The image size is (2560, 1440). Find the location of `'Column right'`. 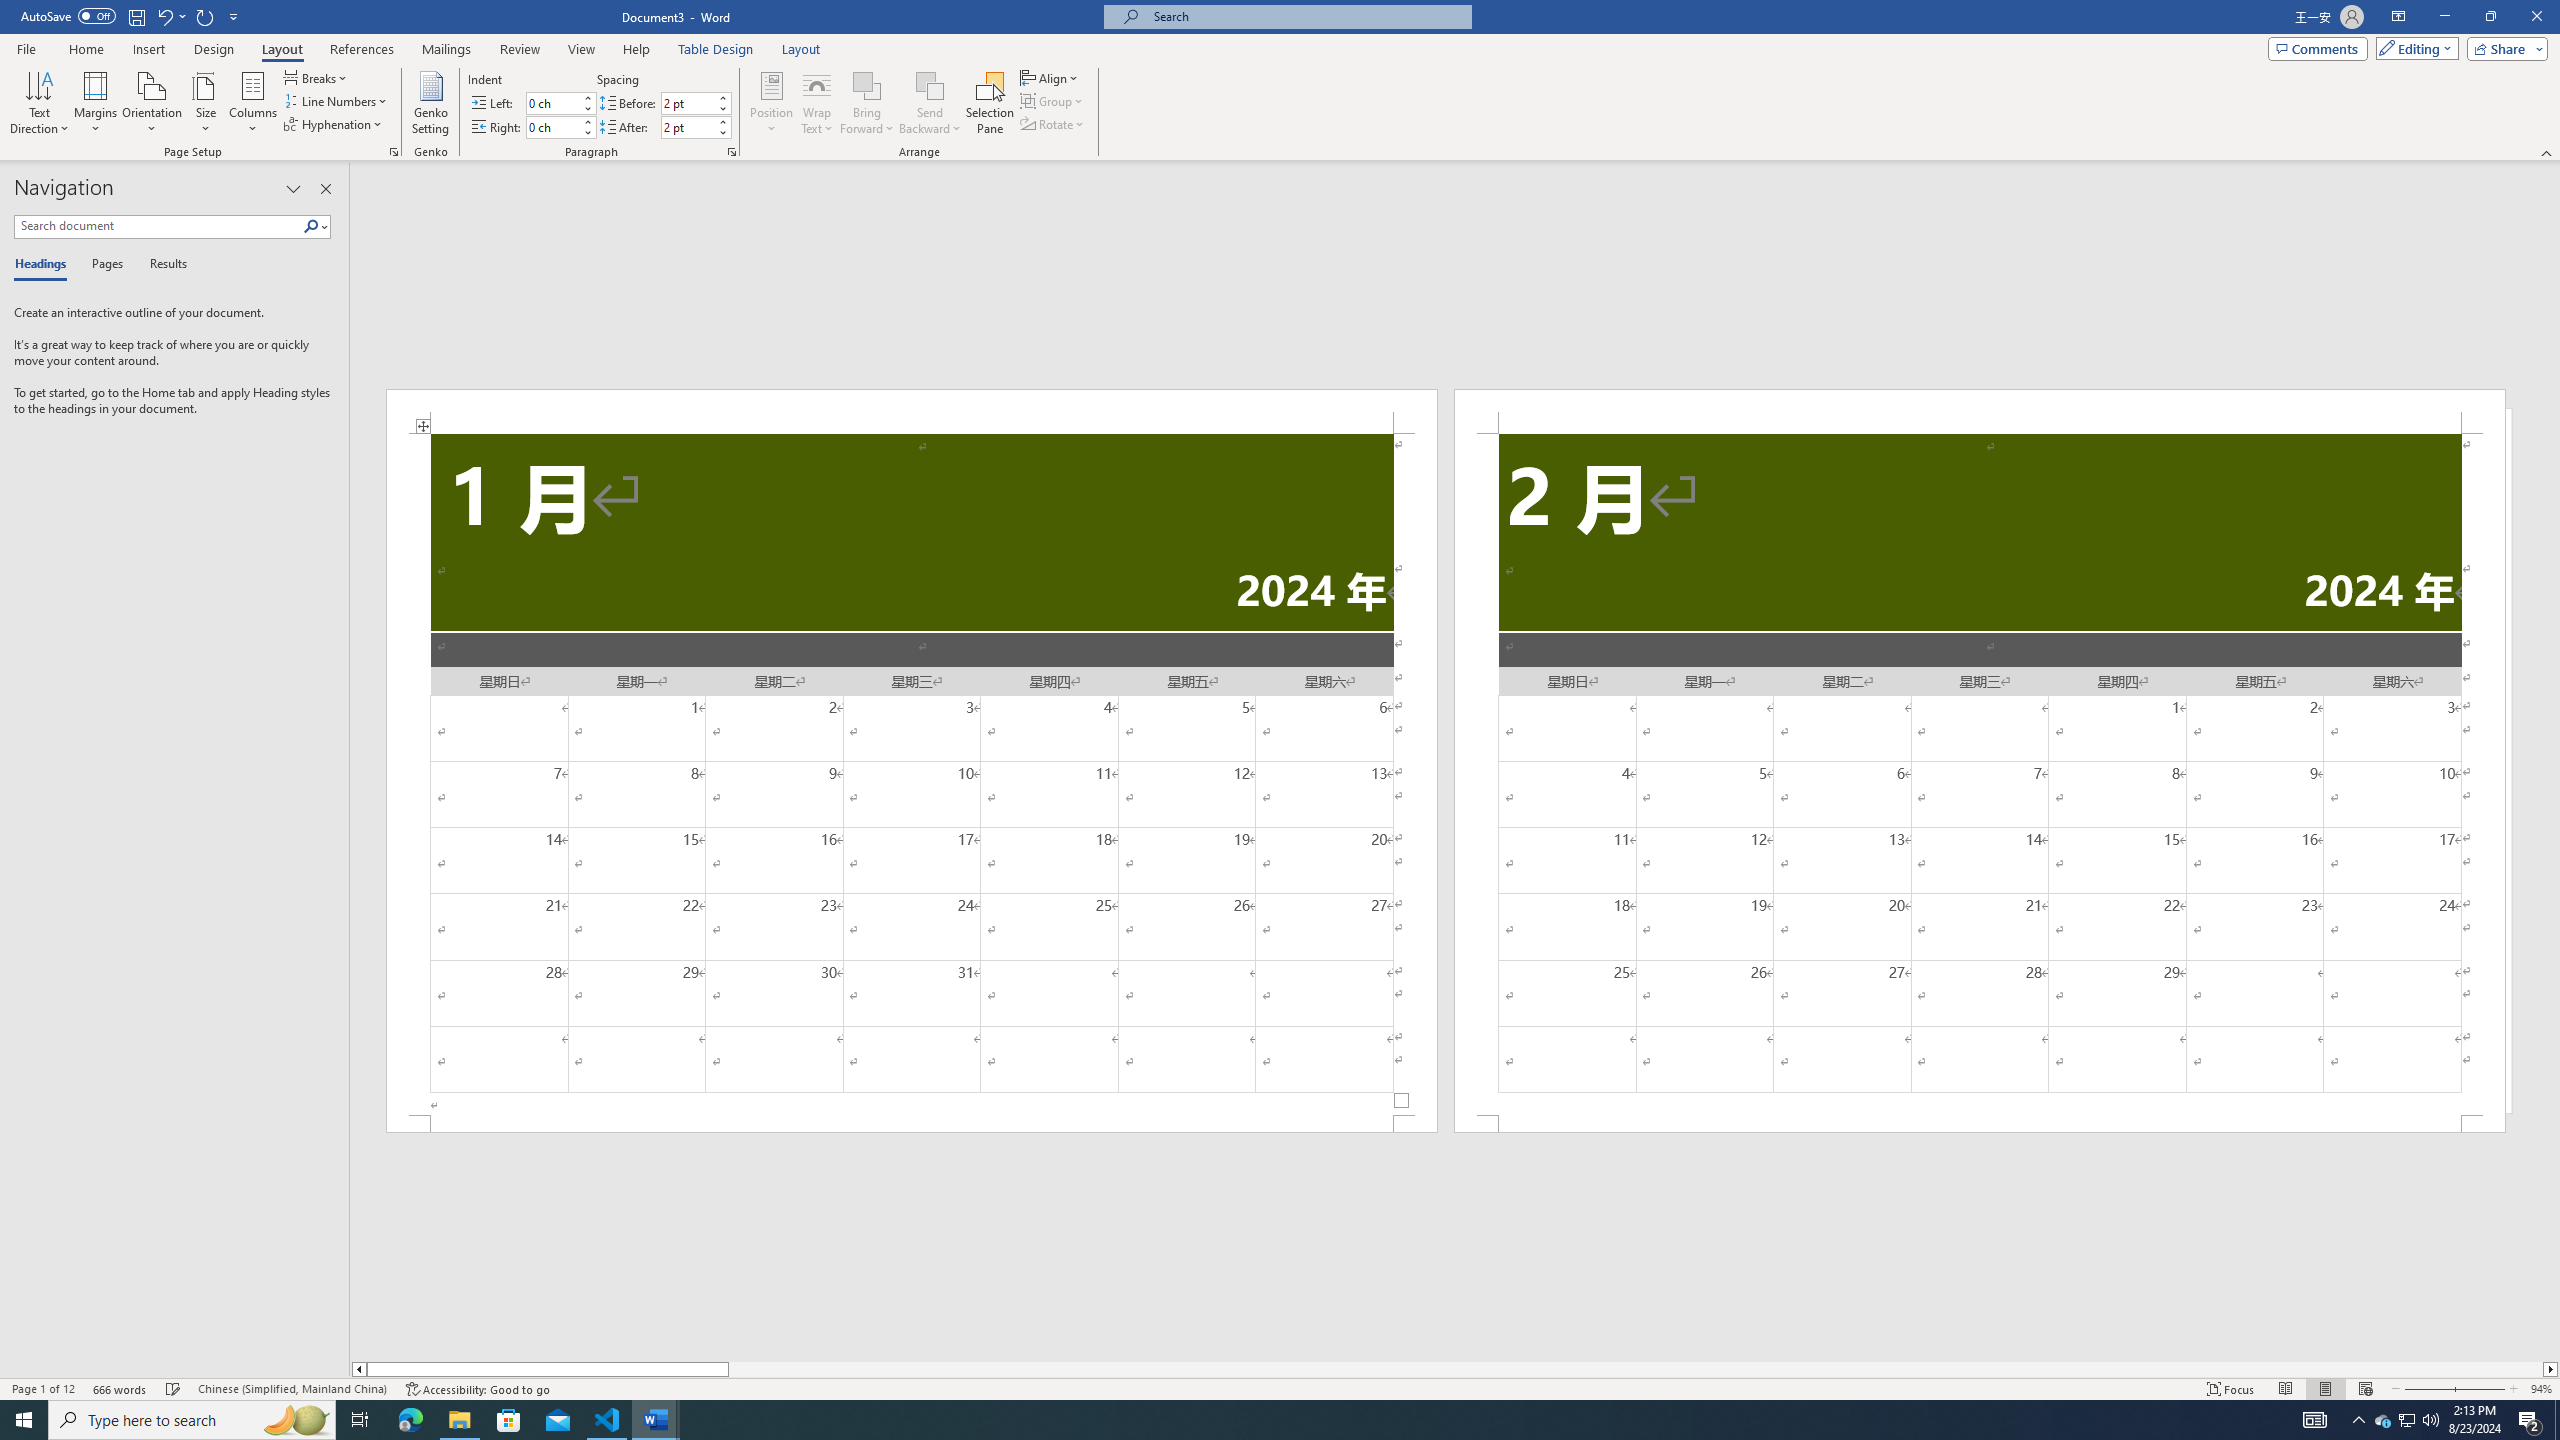

'Column right' is located at coordinates (2551, 1368).